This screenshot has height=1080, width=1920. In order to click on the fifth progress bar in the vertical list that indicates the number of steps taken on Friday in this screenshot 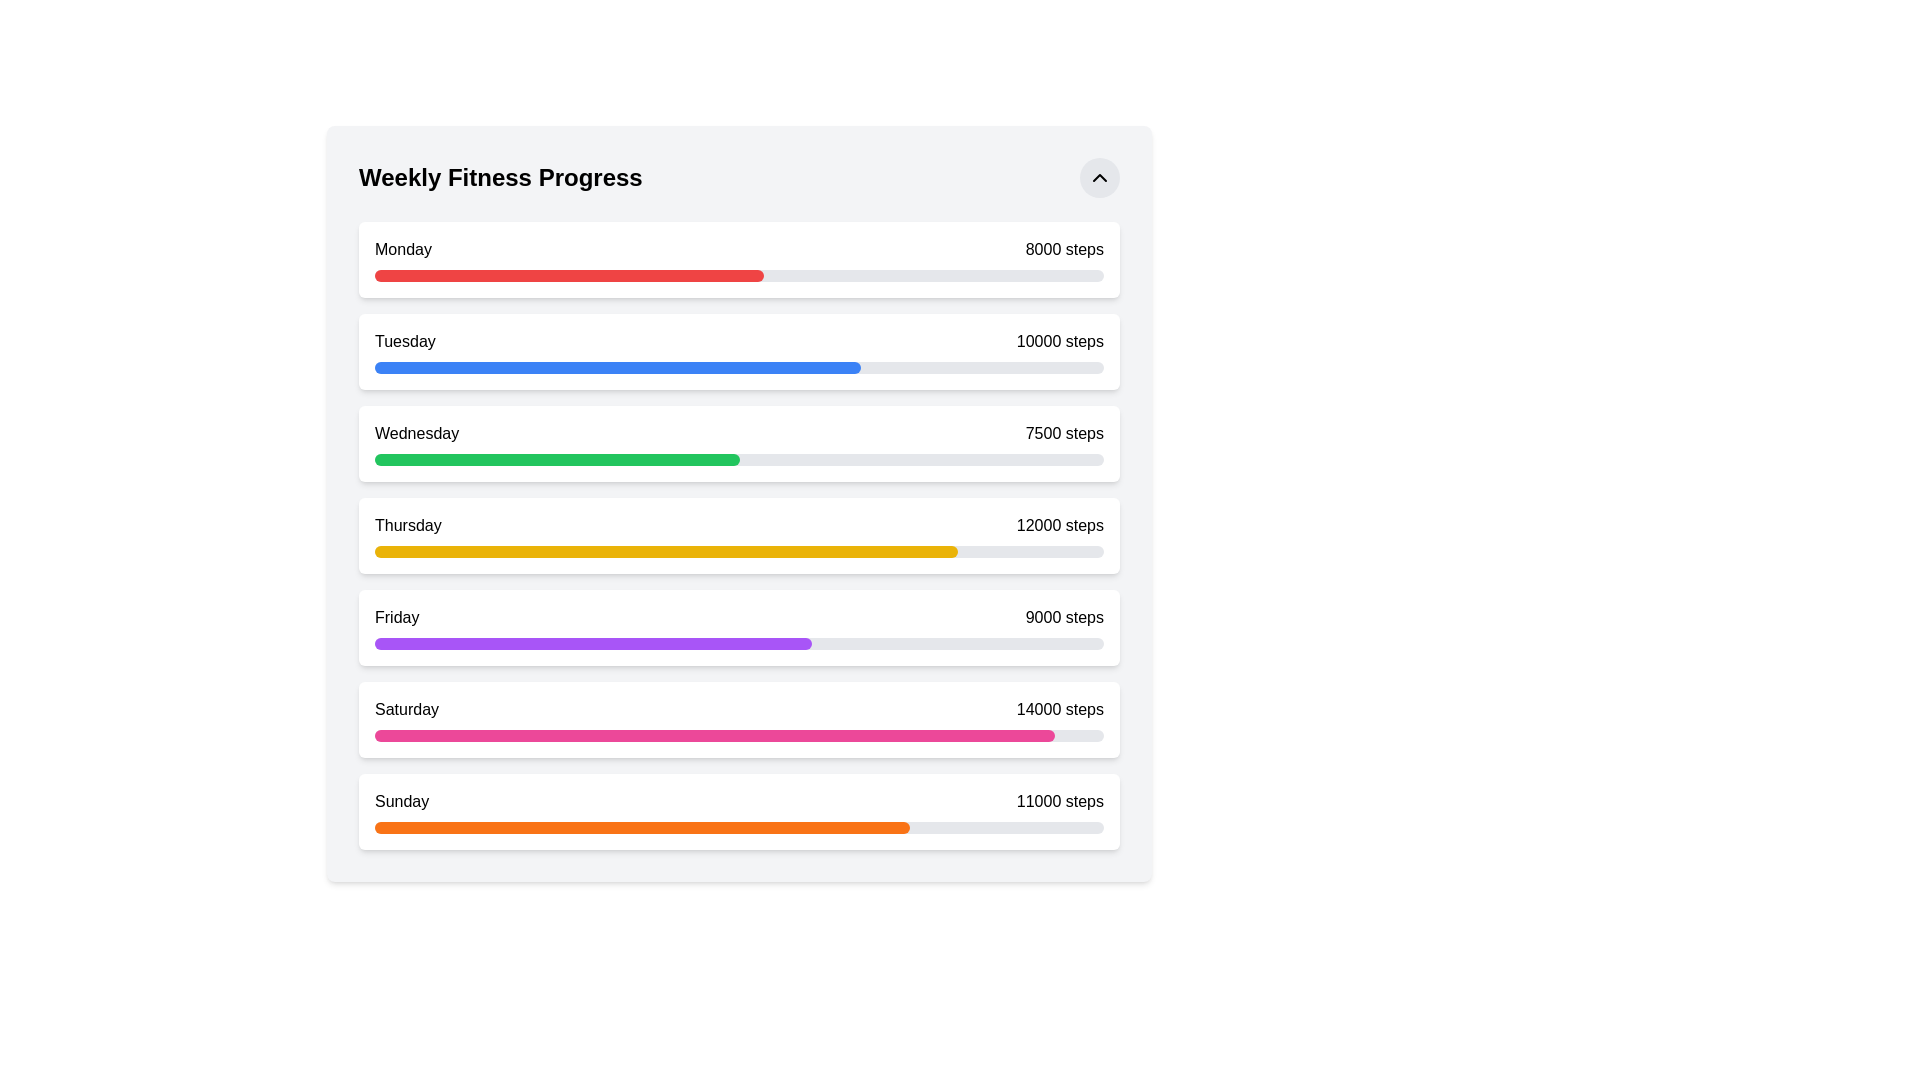, I will do `click(738, 644)`.